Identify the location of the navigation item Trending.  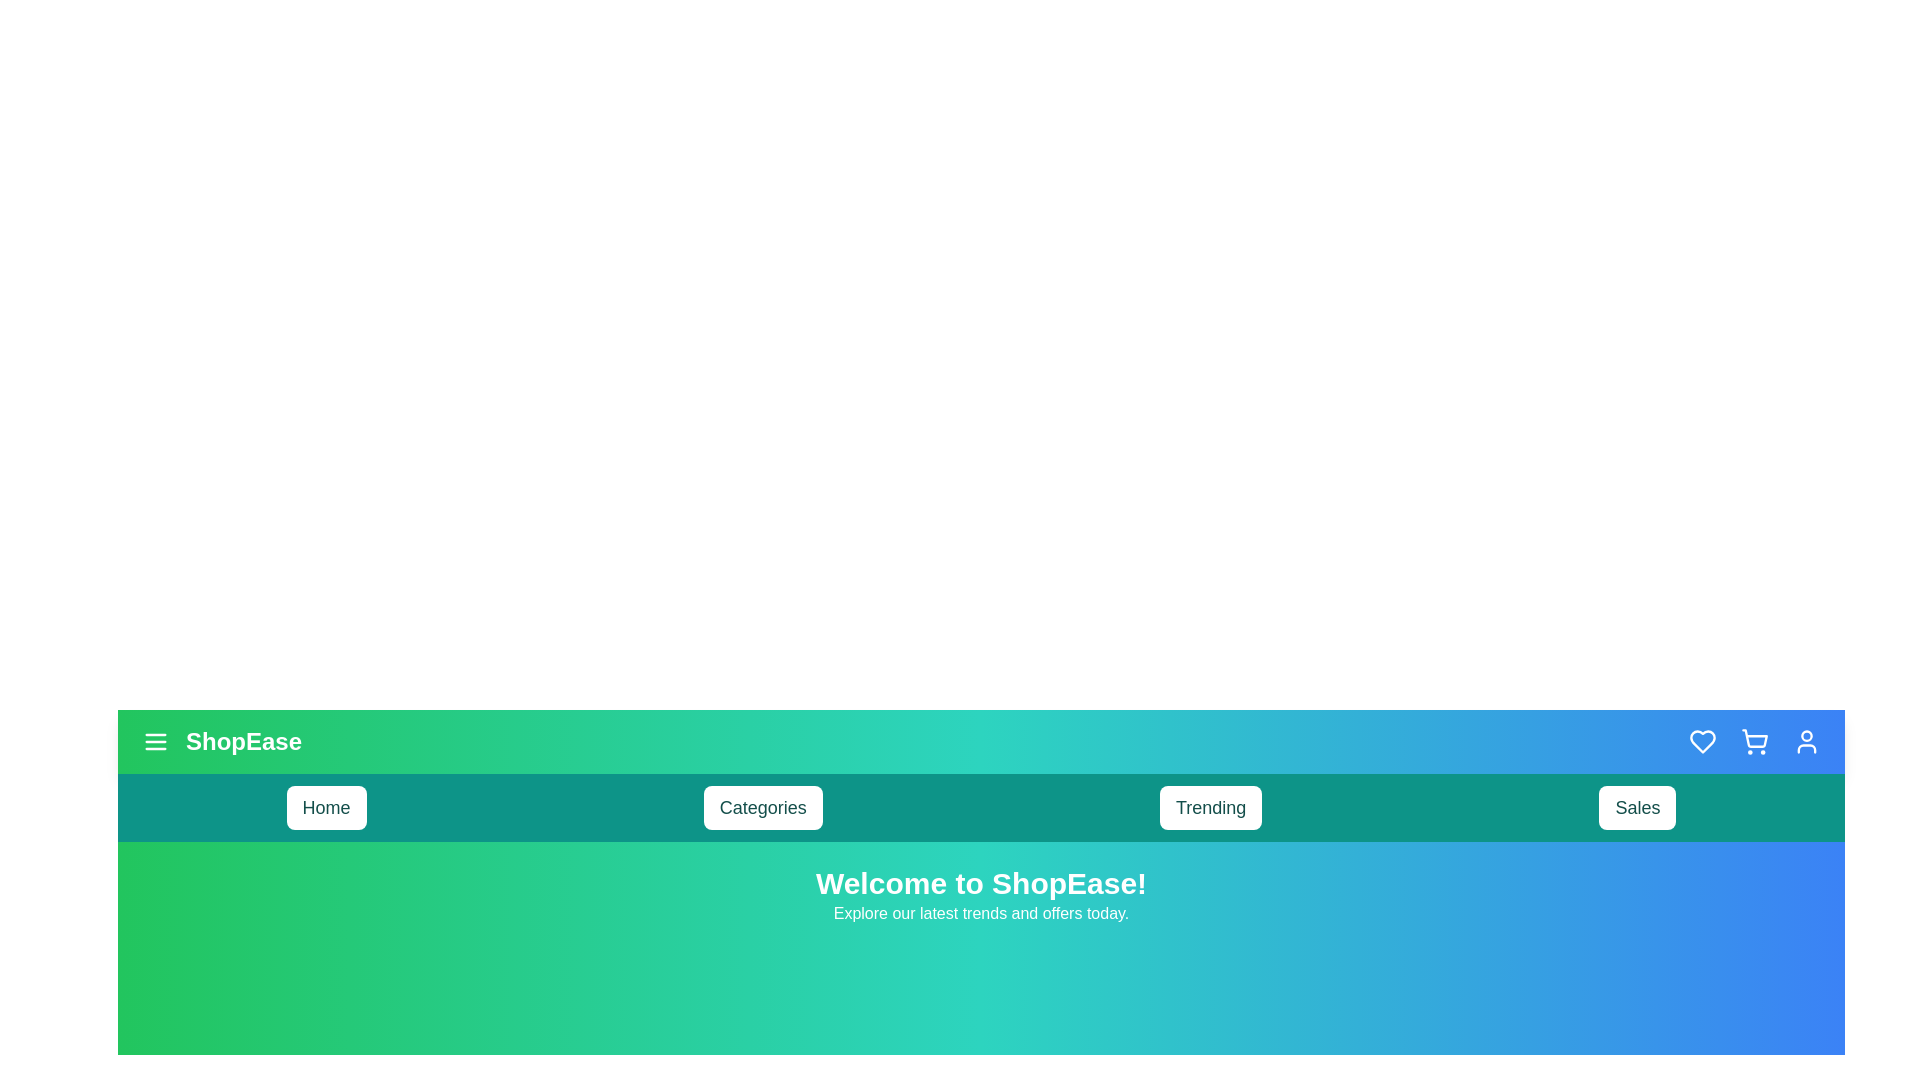
(1210, 806).